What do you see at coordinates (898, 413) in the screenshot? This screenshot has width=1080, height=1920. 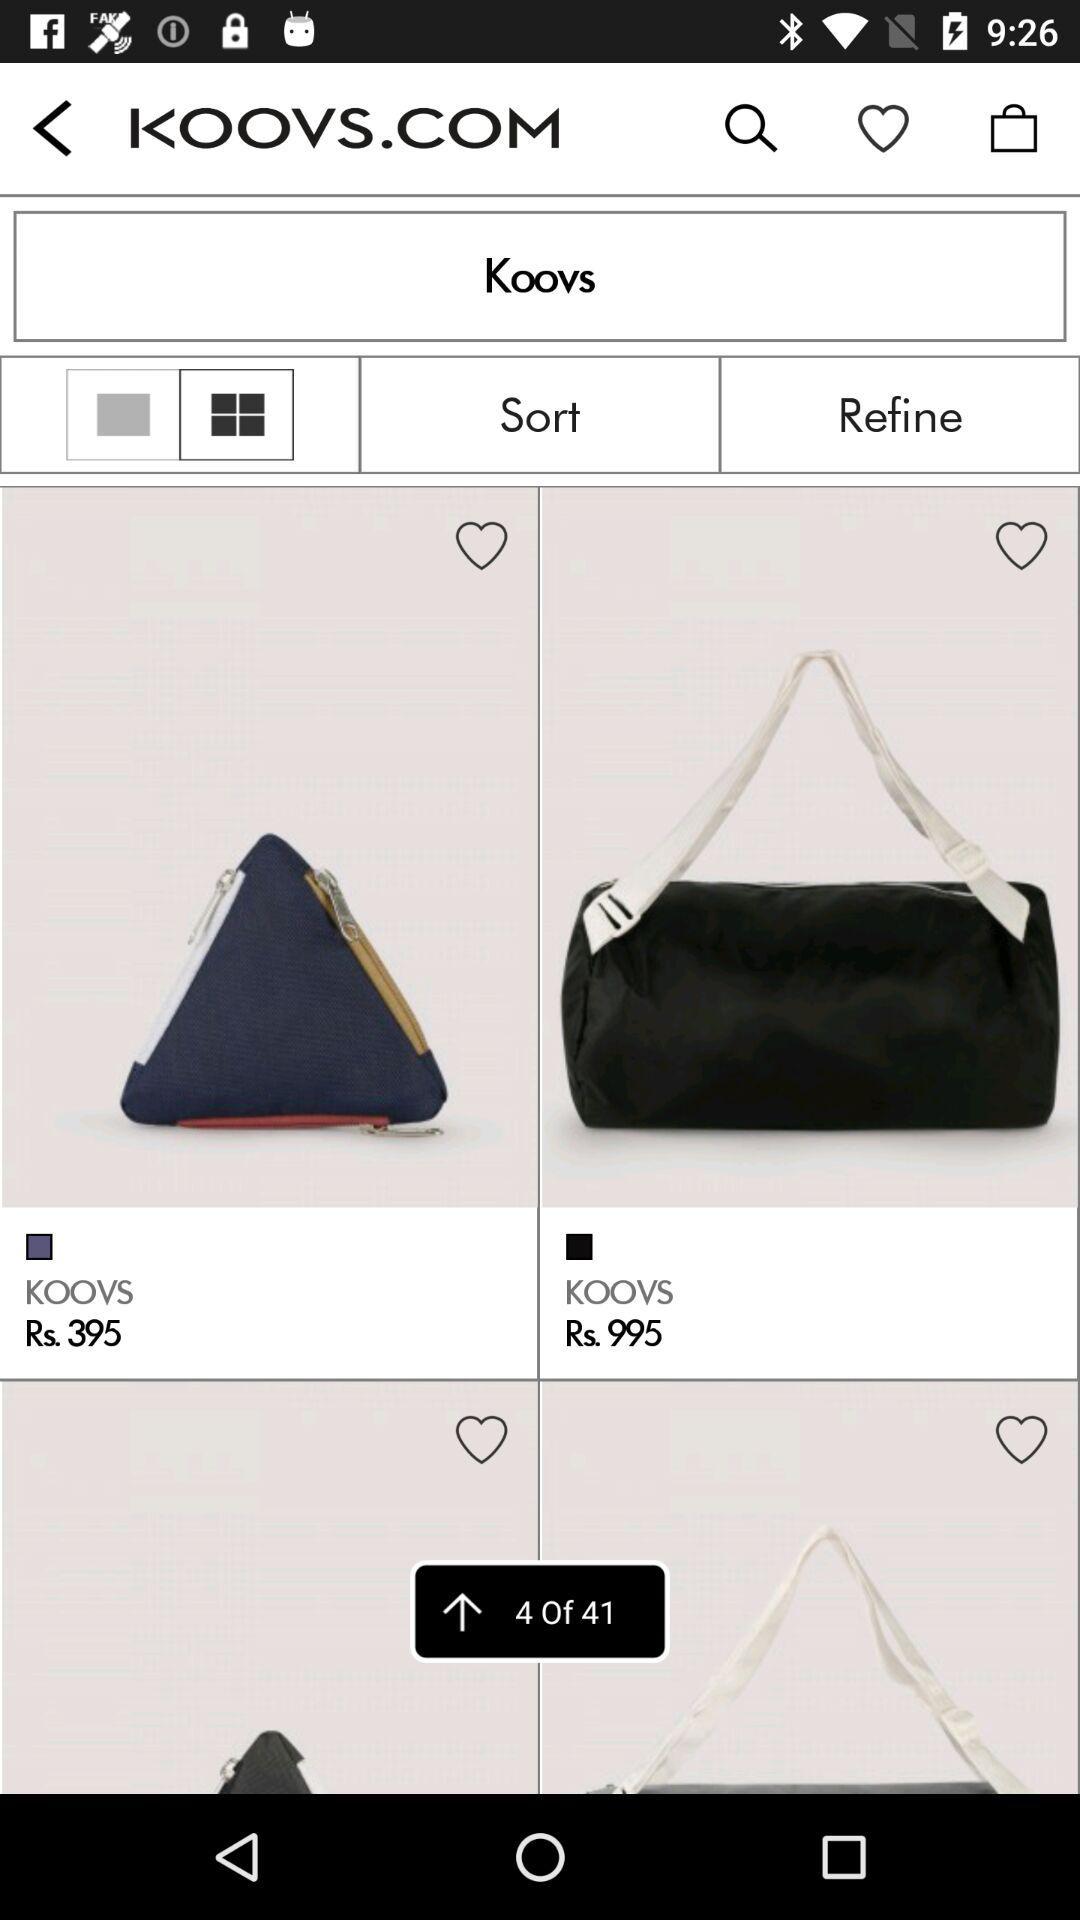 I see `the text refine placed right to sort` at bounding box center [898, 413].